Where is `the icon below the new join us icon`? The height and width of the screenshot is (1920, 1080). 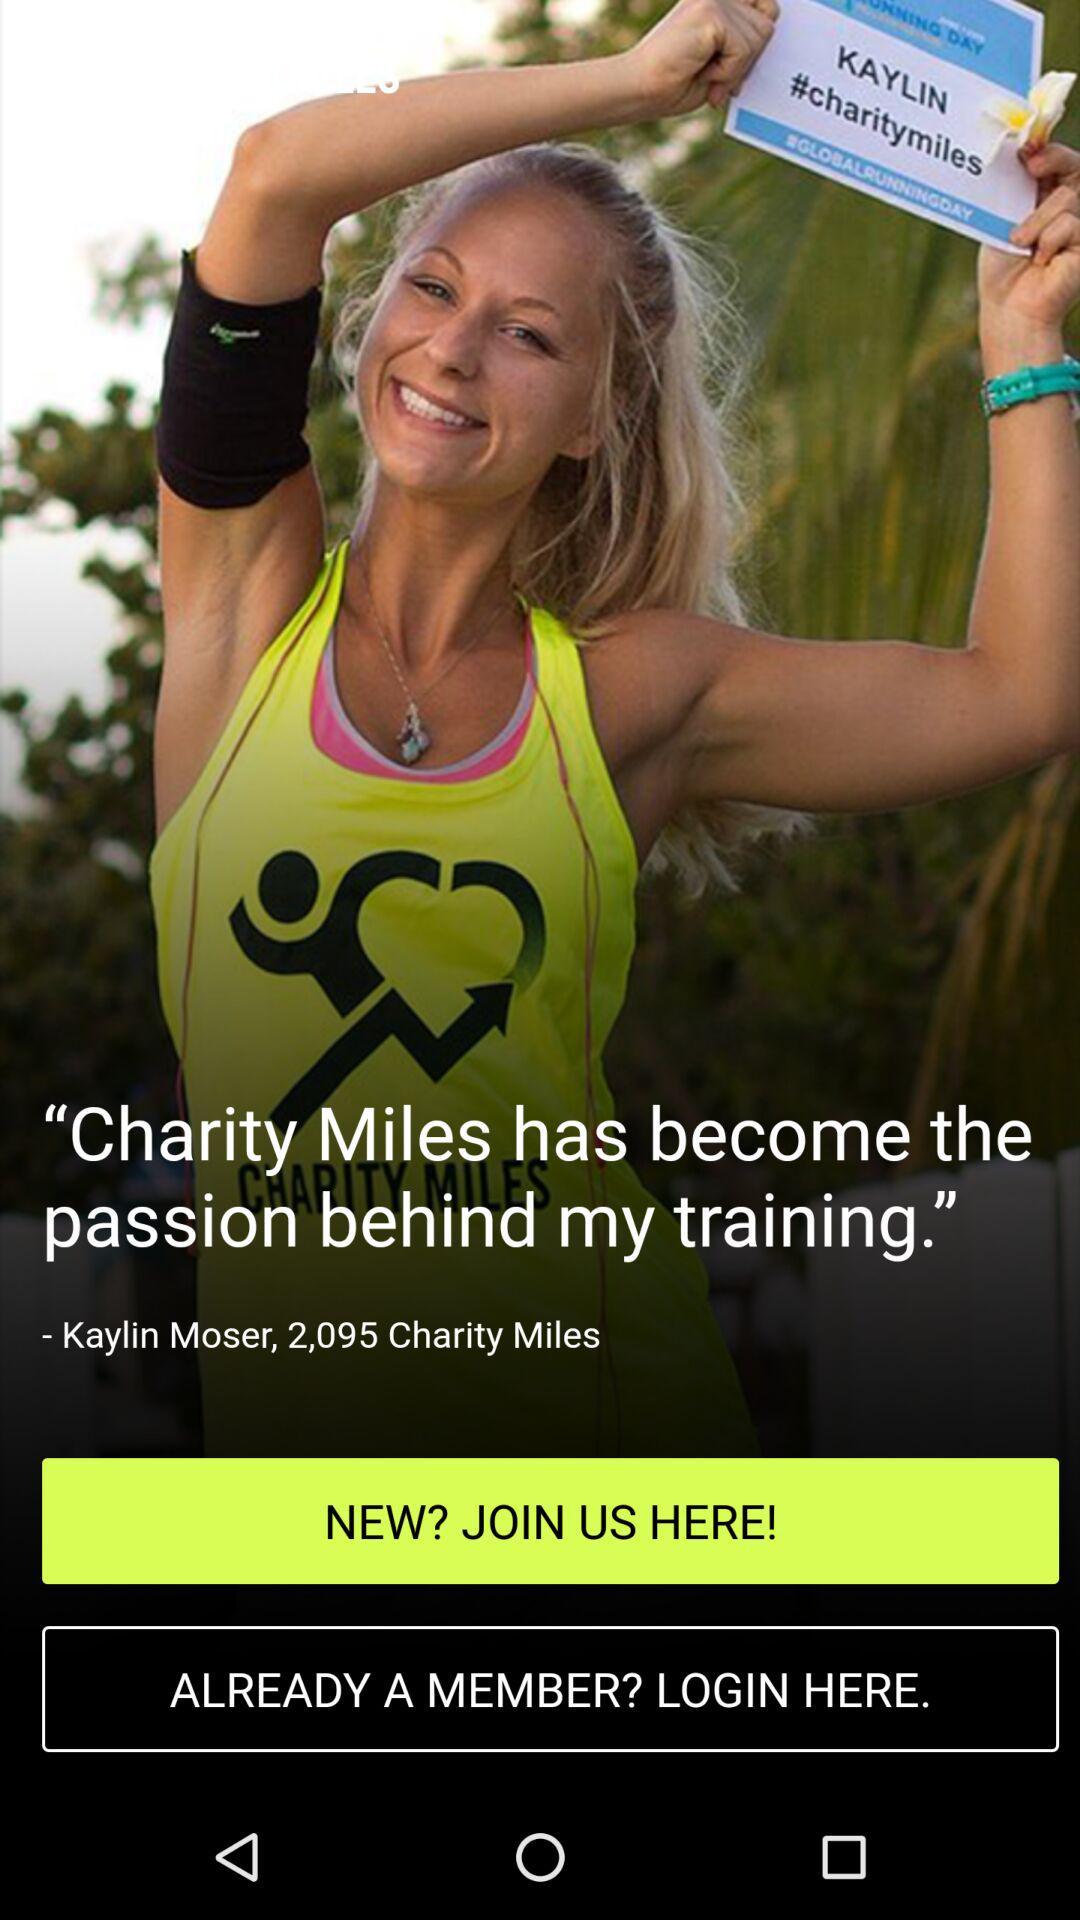 the icon below the new join us icon is located at coordinates (550, 1688).